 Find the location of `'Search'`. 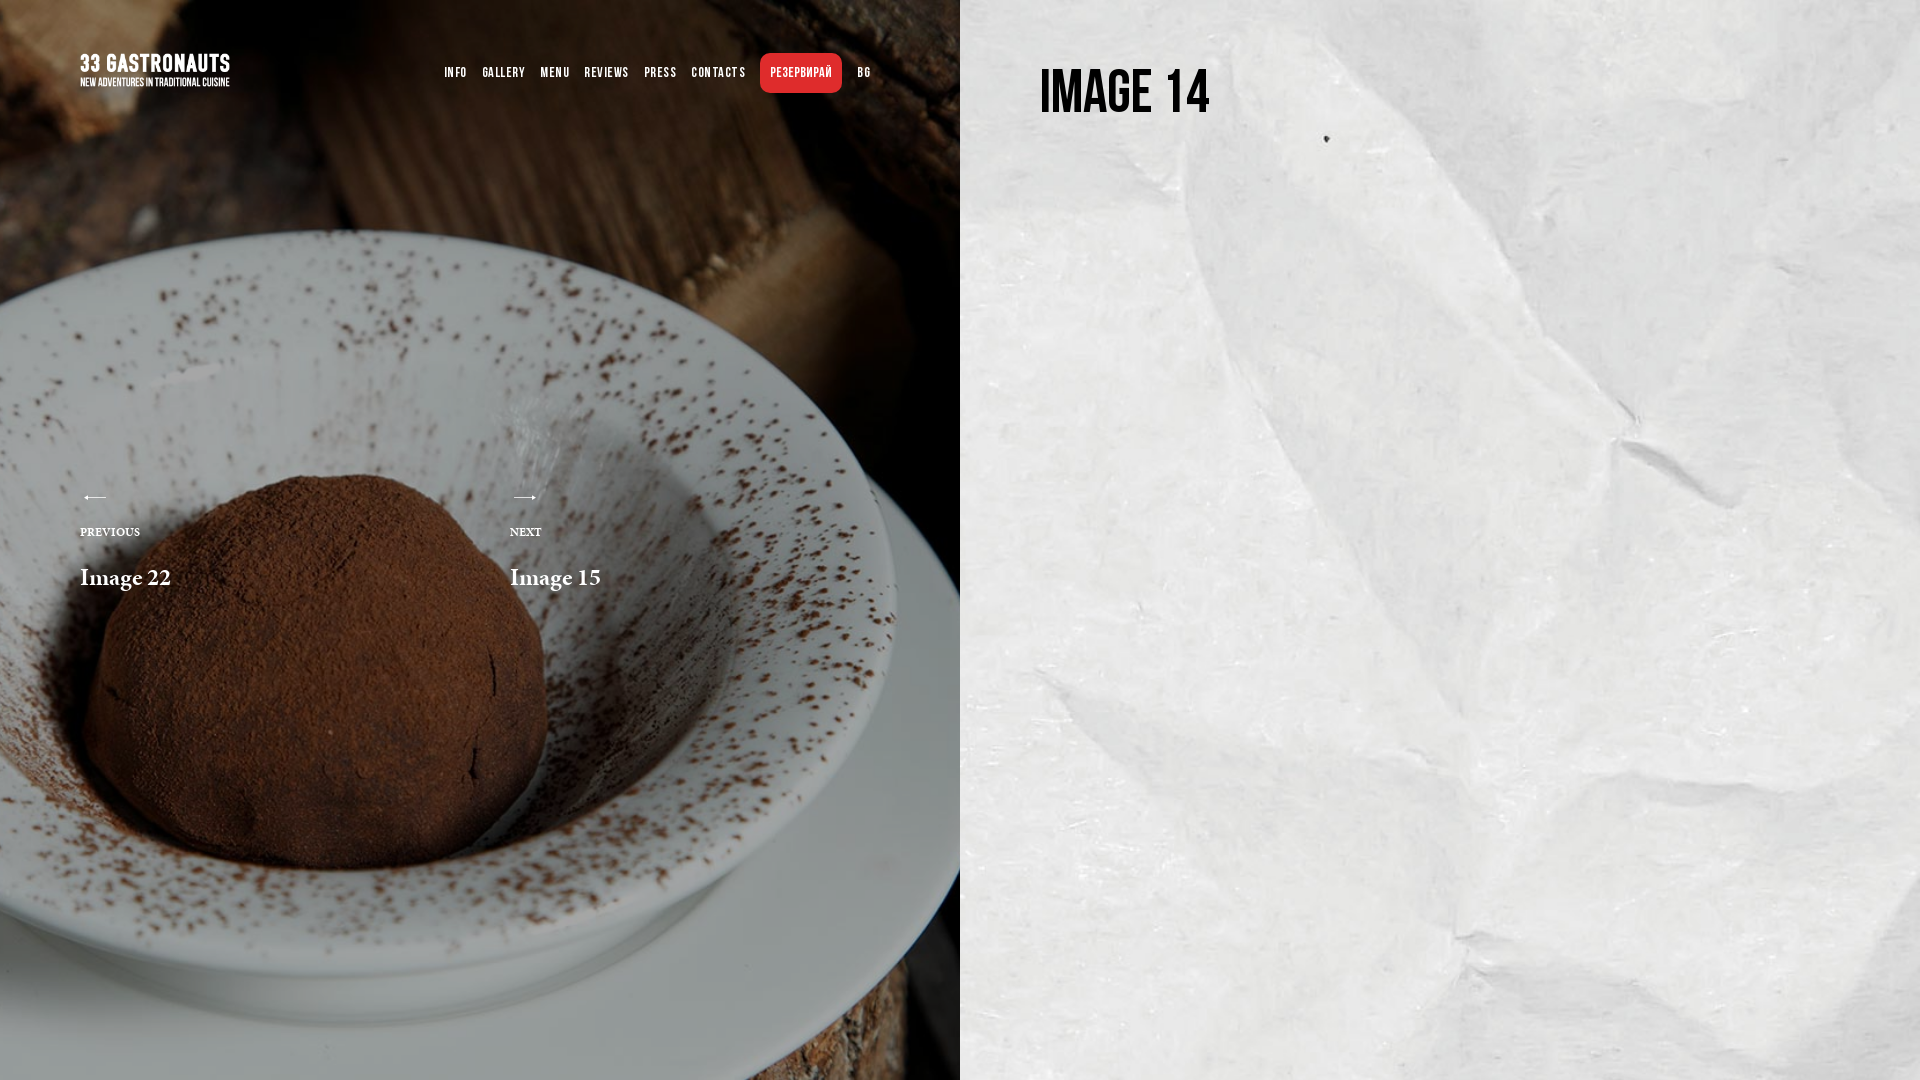

'Search' is located at coordinates (0, 19).